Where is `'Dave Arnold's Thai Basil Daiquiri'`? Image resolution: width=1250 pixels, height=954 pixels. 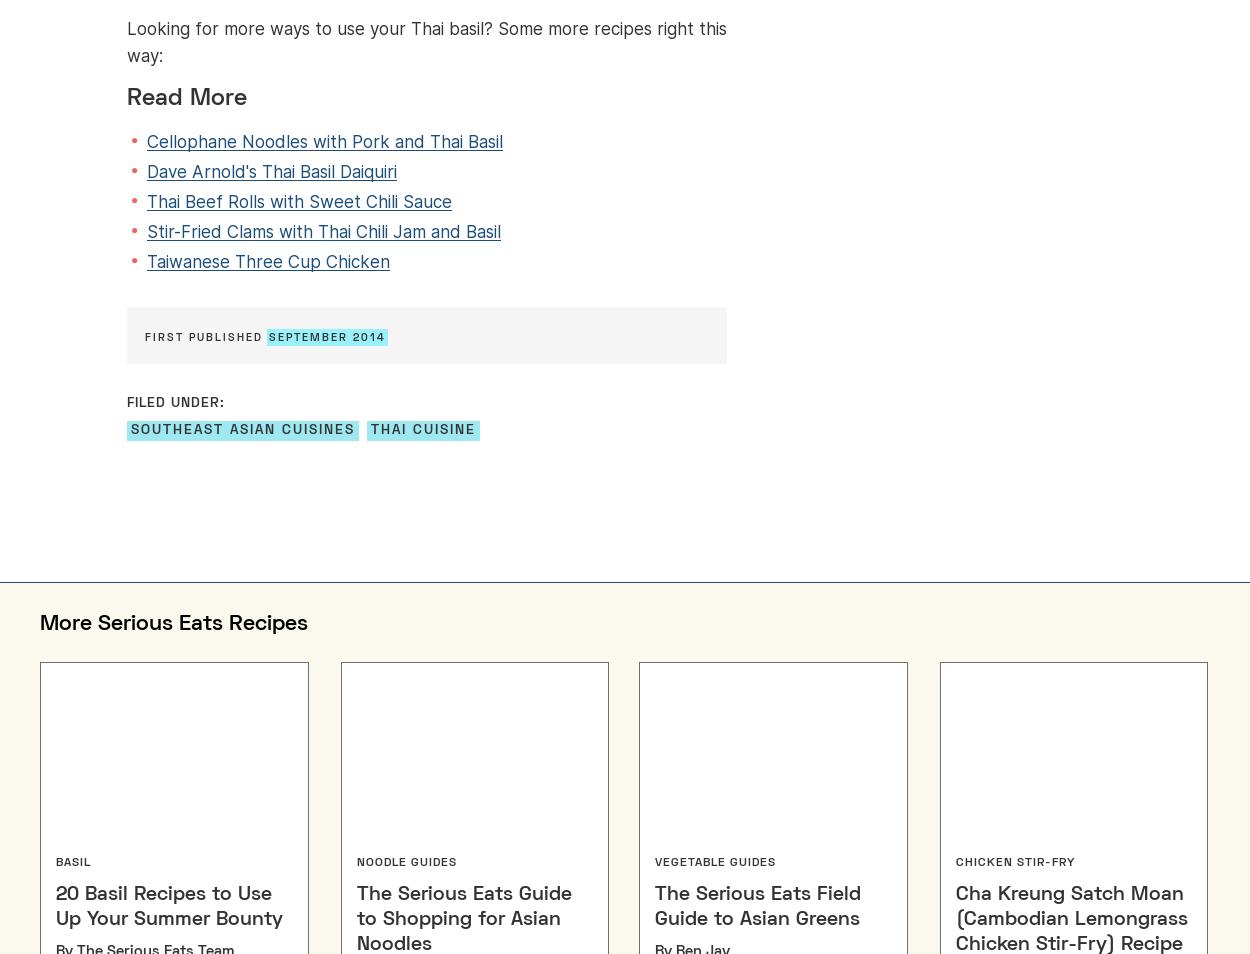 'Dave Arnold's Thai Basil Daiquiri' is located at coordinates (272, 171).